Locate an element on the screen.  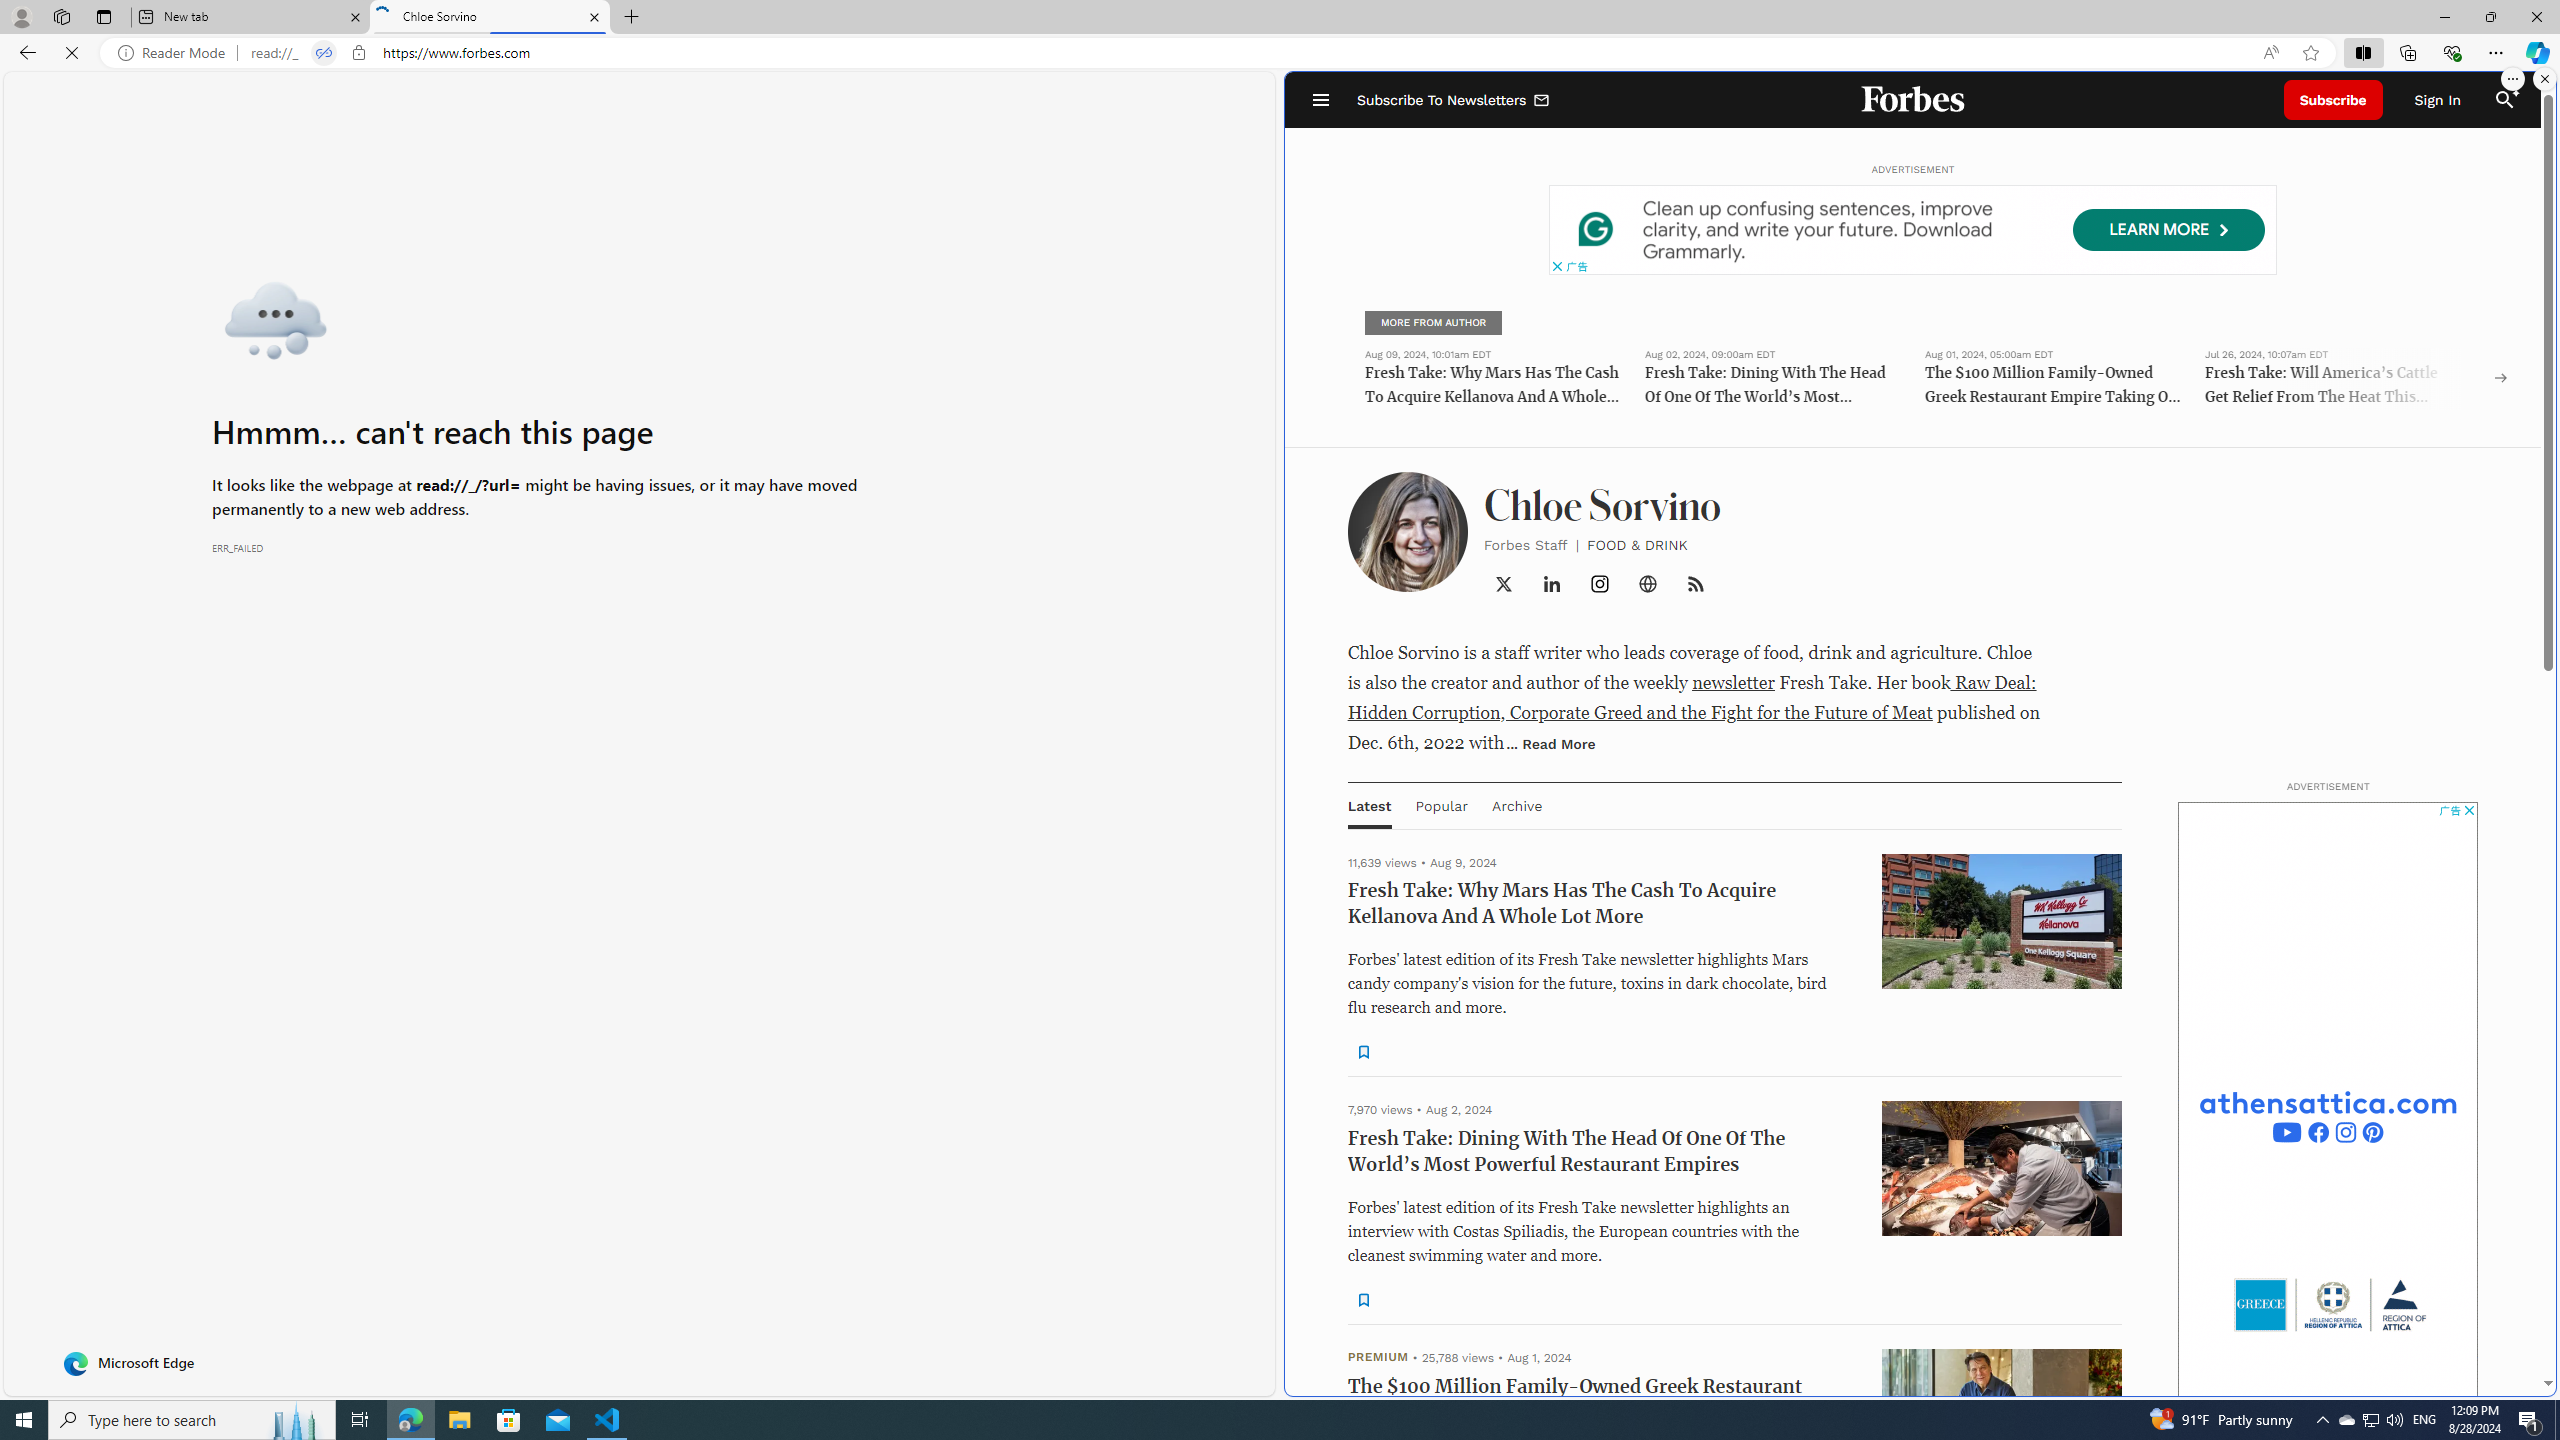
'Reader Mode' is located at coordinates (175, 53).